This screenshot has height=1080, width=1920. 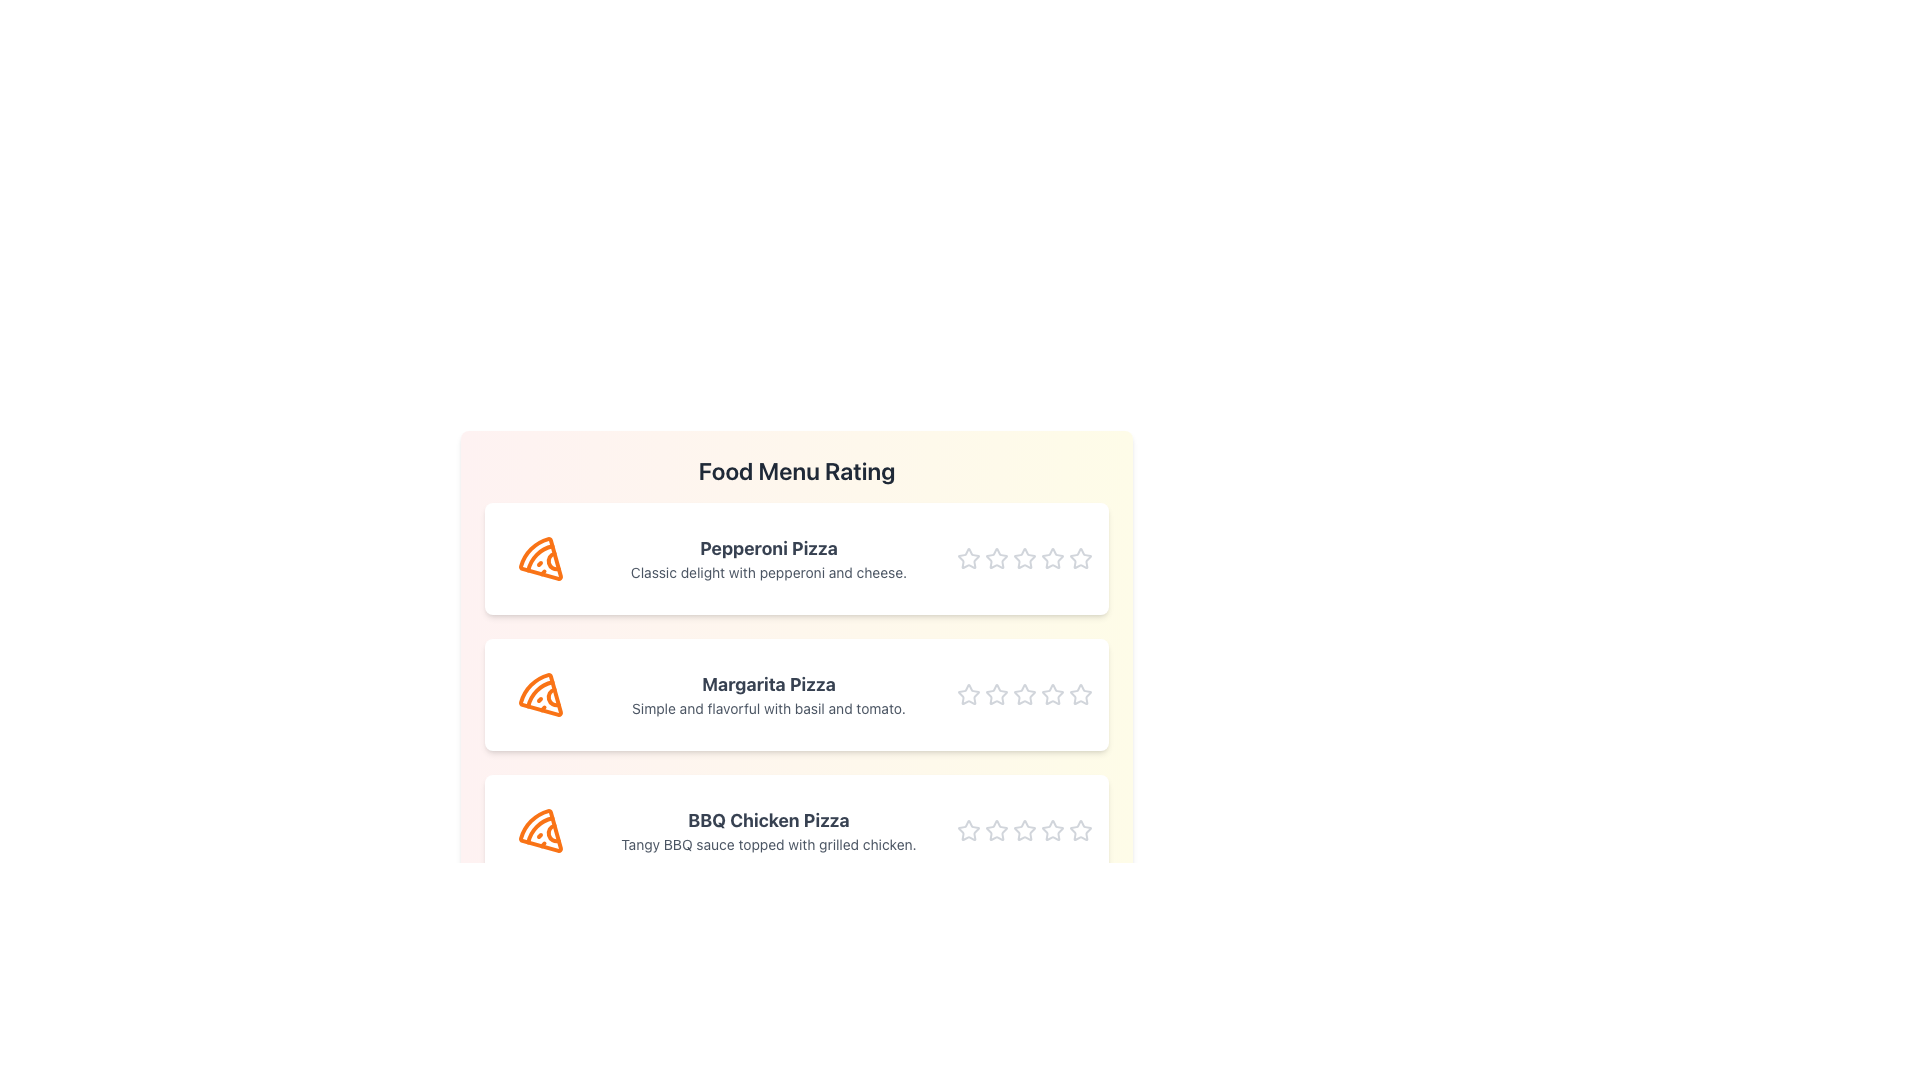 I want to click on the graphical icon representing the 'Pepperoni Pizza' menu item located in the top-left section of the first menu card, so click(x=541, y=559).